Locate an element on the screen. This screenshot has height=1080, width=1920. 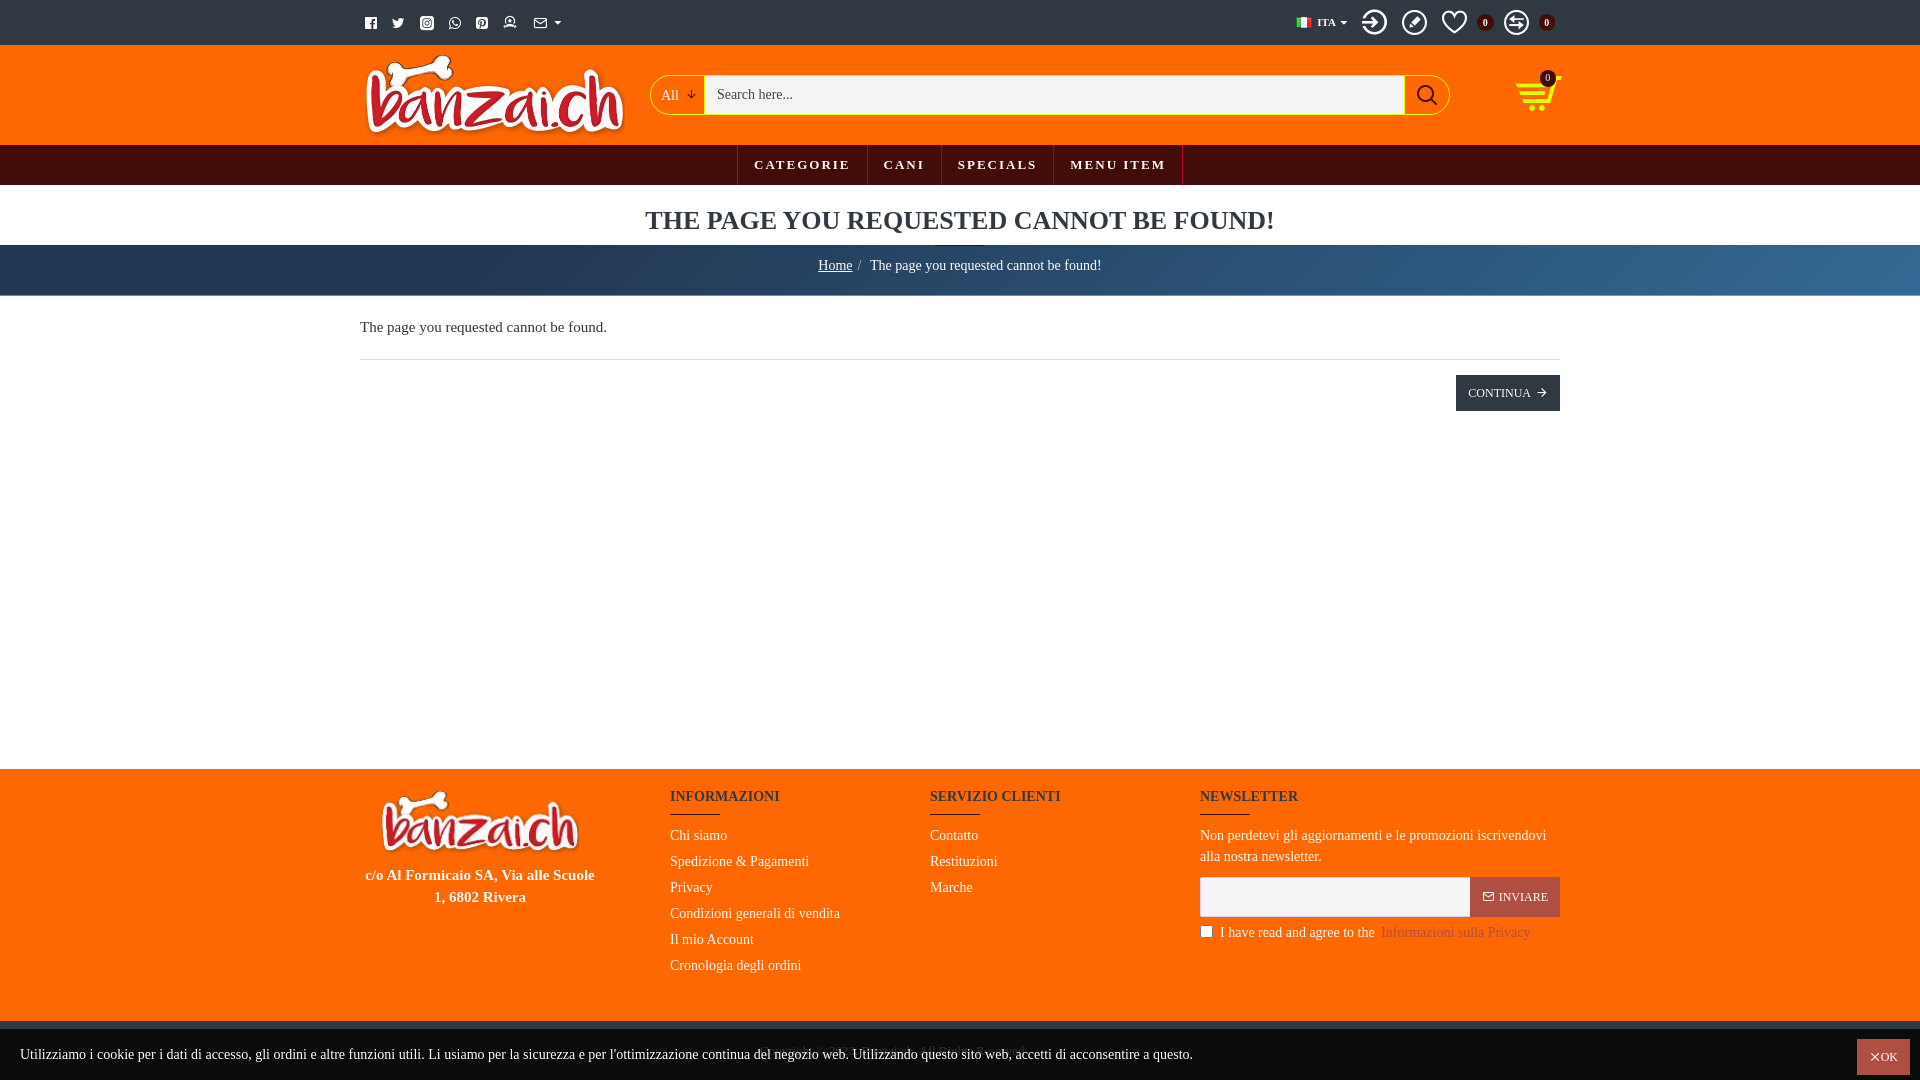
'Spedizione & Pagamenti' is located at coordinates (738, 862).